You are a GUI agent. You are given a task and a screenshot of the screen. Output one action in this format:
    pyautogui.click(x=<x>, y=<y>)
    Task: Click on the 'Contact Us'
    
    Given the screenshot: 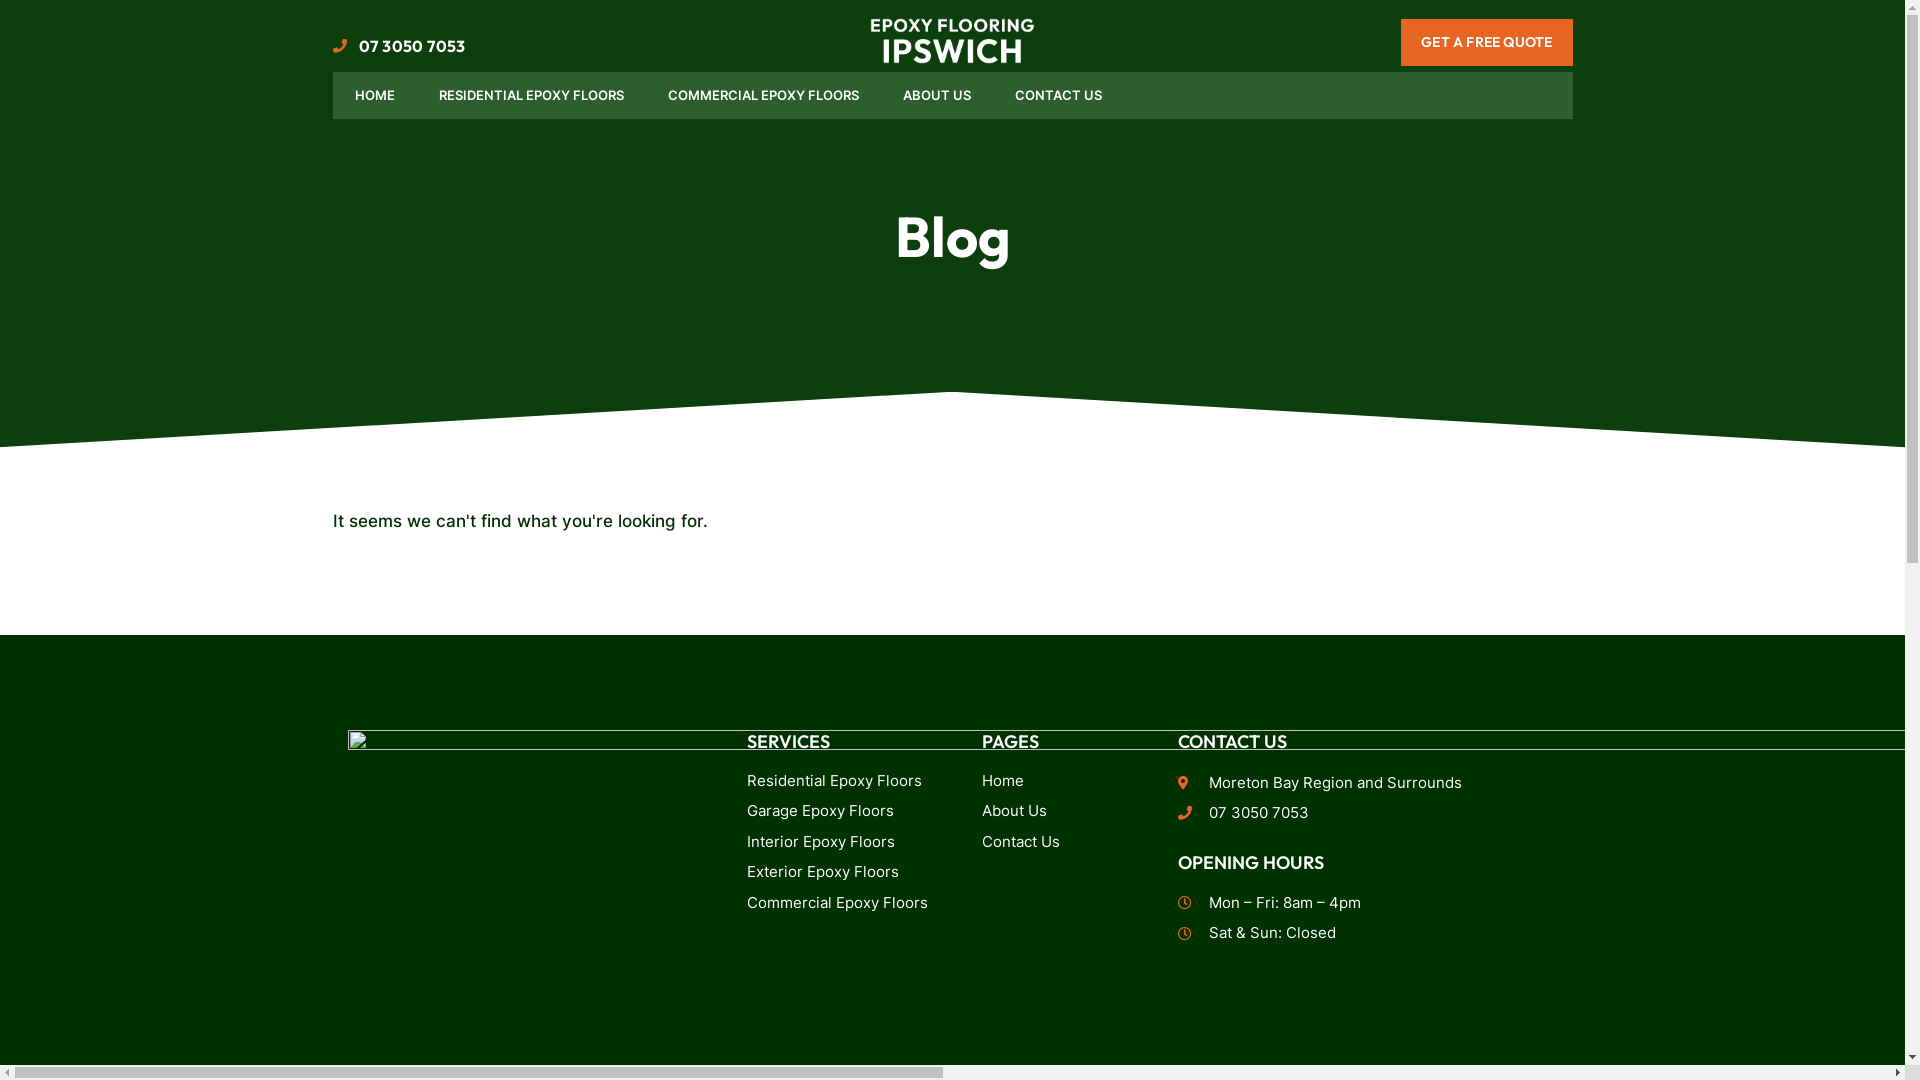 What is the action you would take?
    pyautogui.click(x=1064, y=842)
    